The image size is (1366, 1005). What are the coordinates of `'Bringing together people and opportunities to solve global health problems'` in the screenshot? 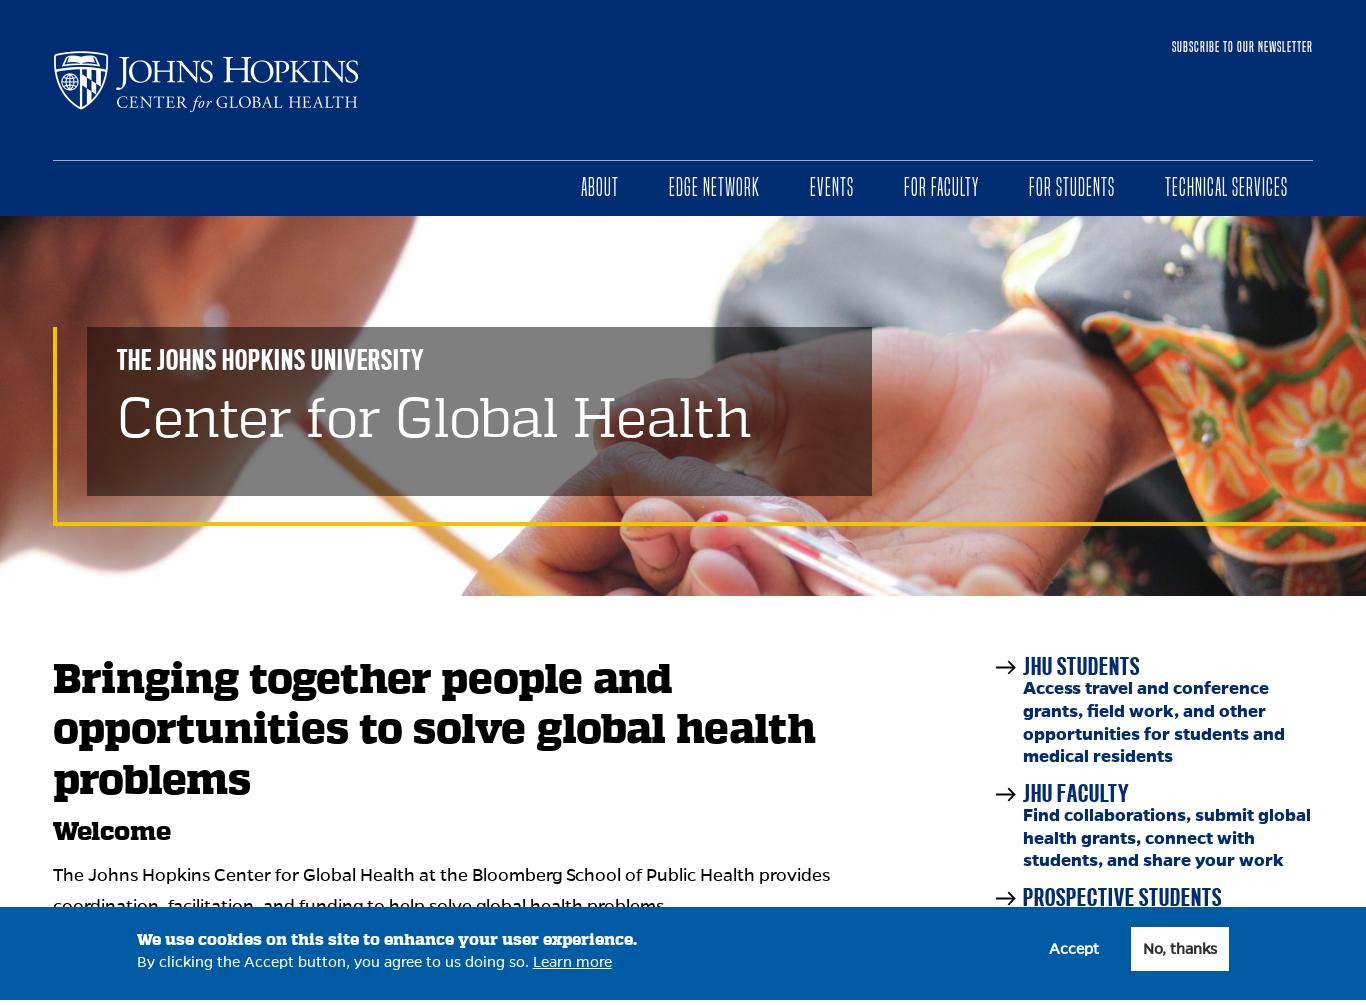 It's located at (433, 731).